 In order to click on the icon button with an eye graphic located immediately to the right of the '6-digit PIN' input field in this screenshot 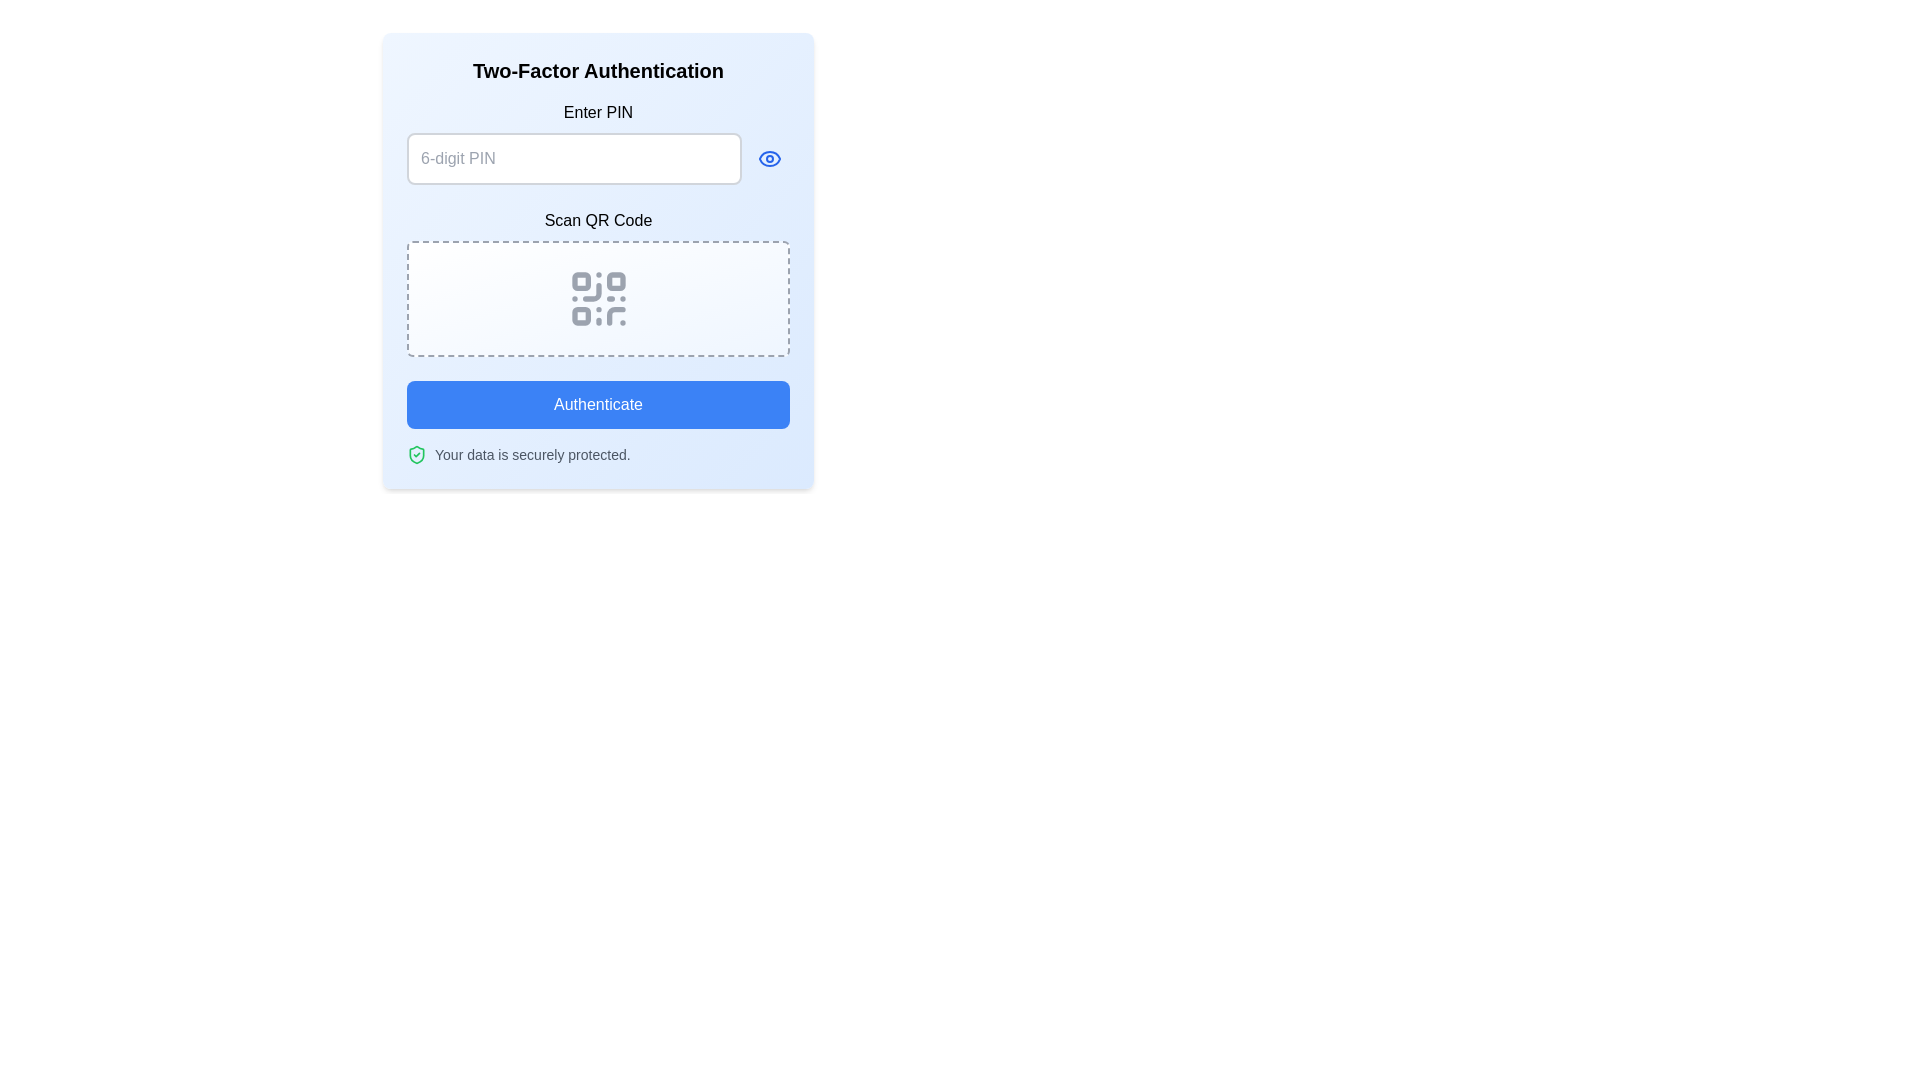, I will do `click(768, 157)`.